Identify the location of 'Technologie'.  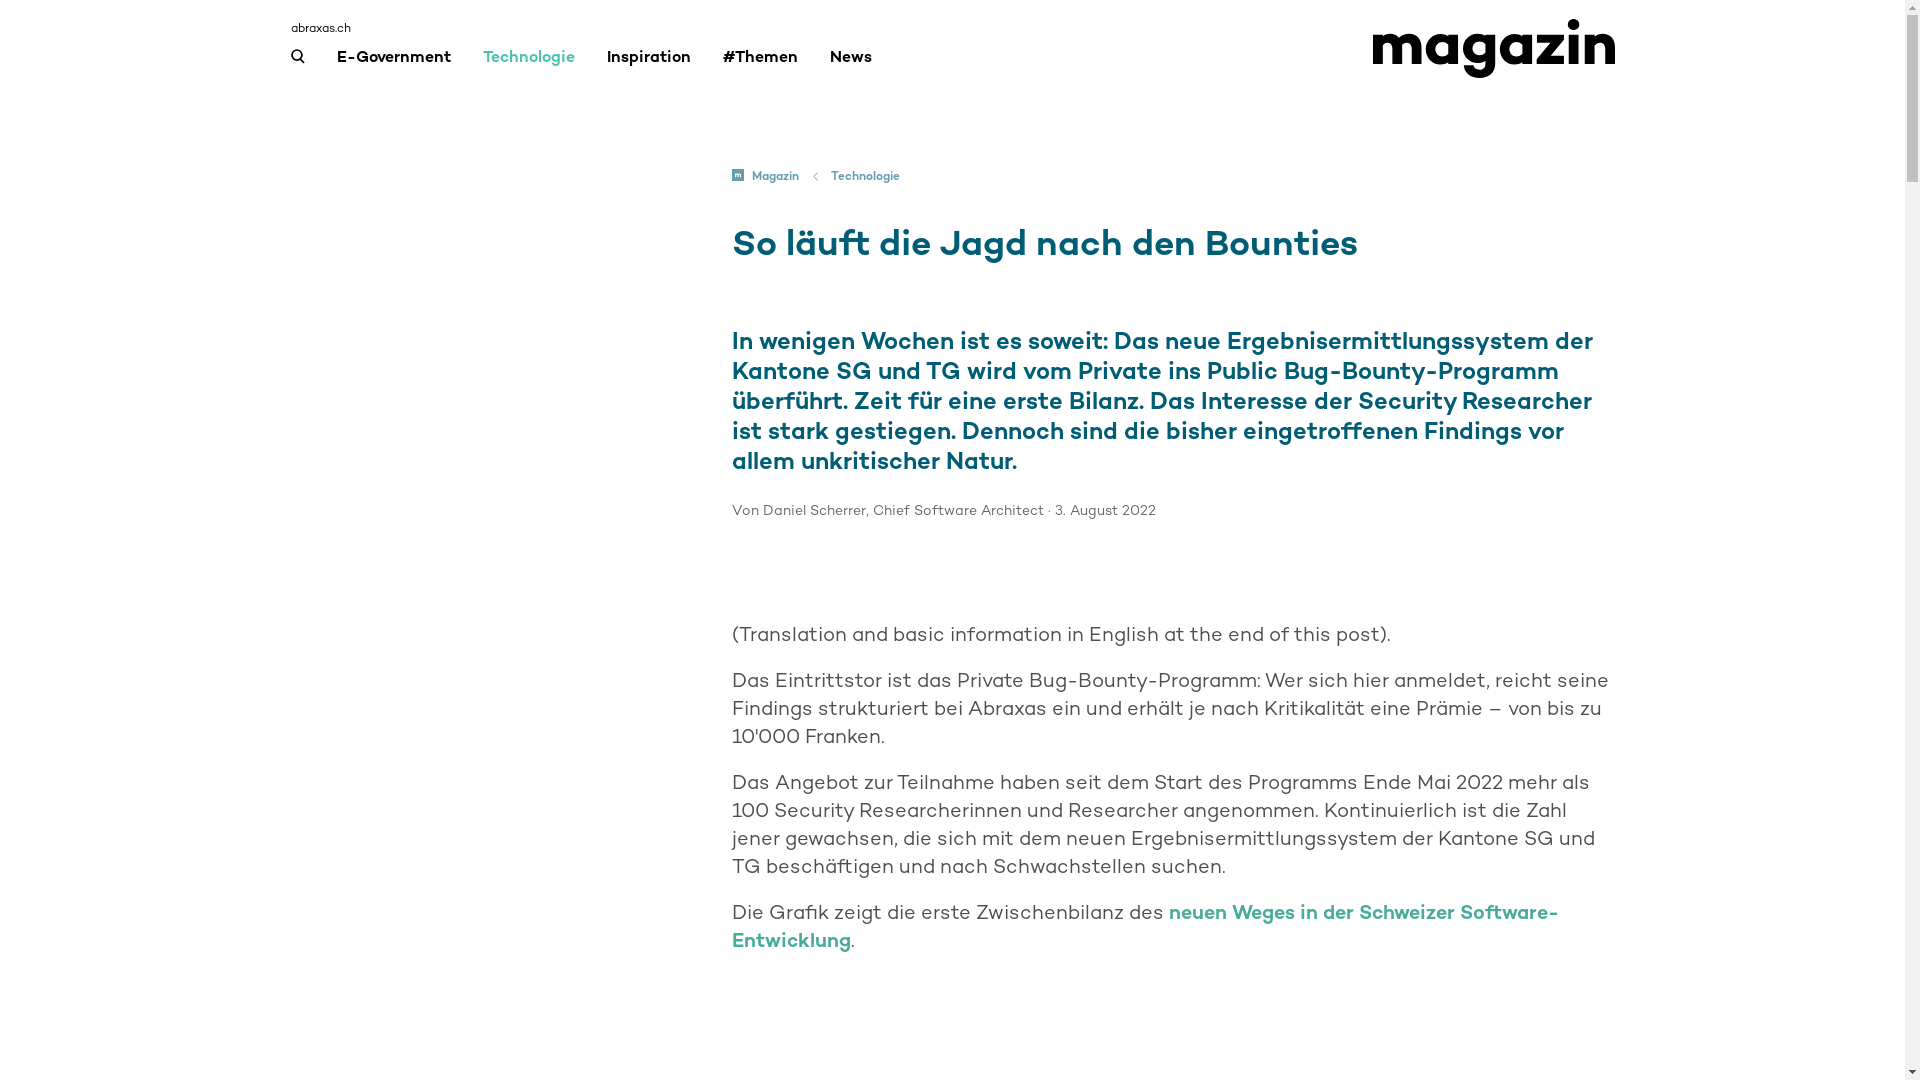
(830, 175).